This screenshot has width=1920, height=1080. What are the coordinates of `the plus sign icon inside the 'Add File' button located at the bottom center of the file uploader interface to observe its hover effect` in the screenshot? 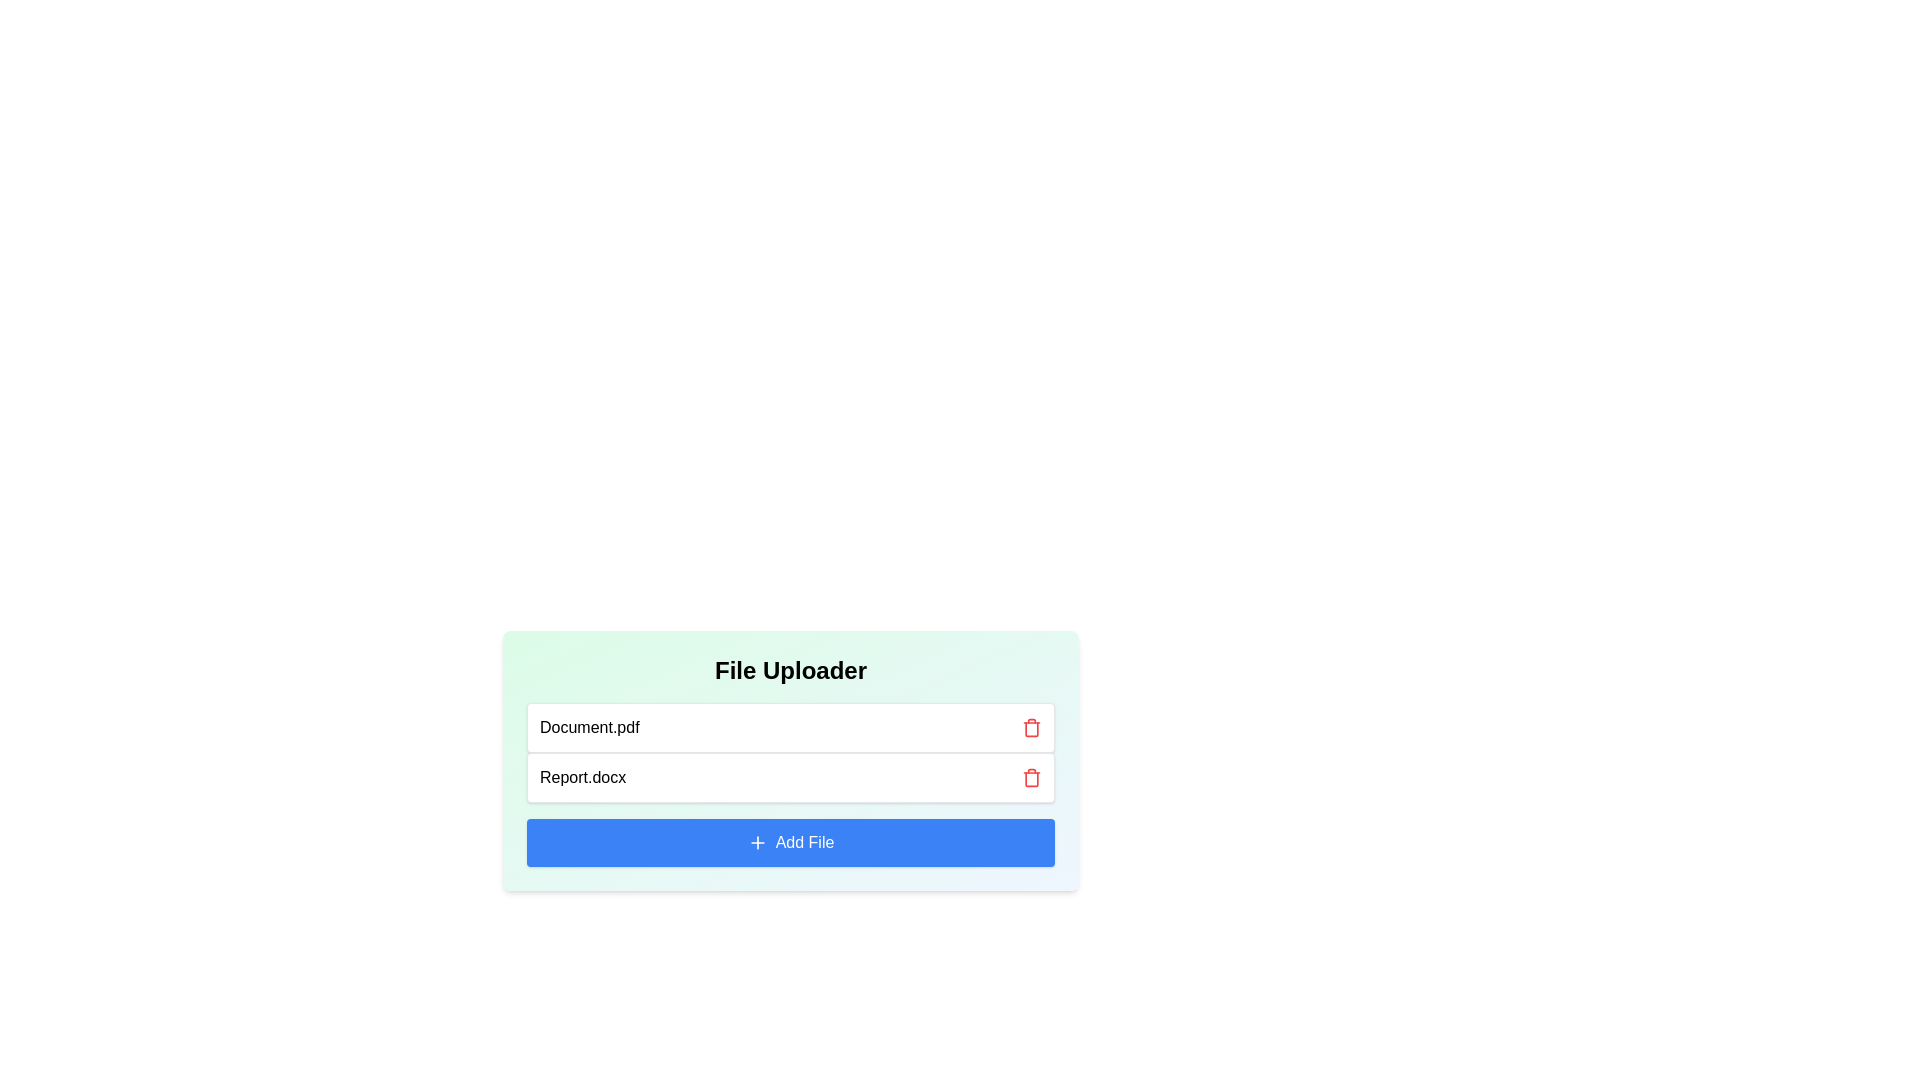 It's located at (756, 843).